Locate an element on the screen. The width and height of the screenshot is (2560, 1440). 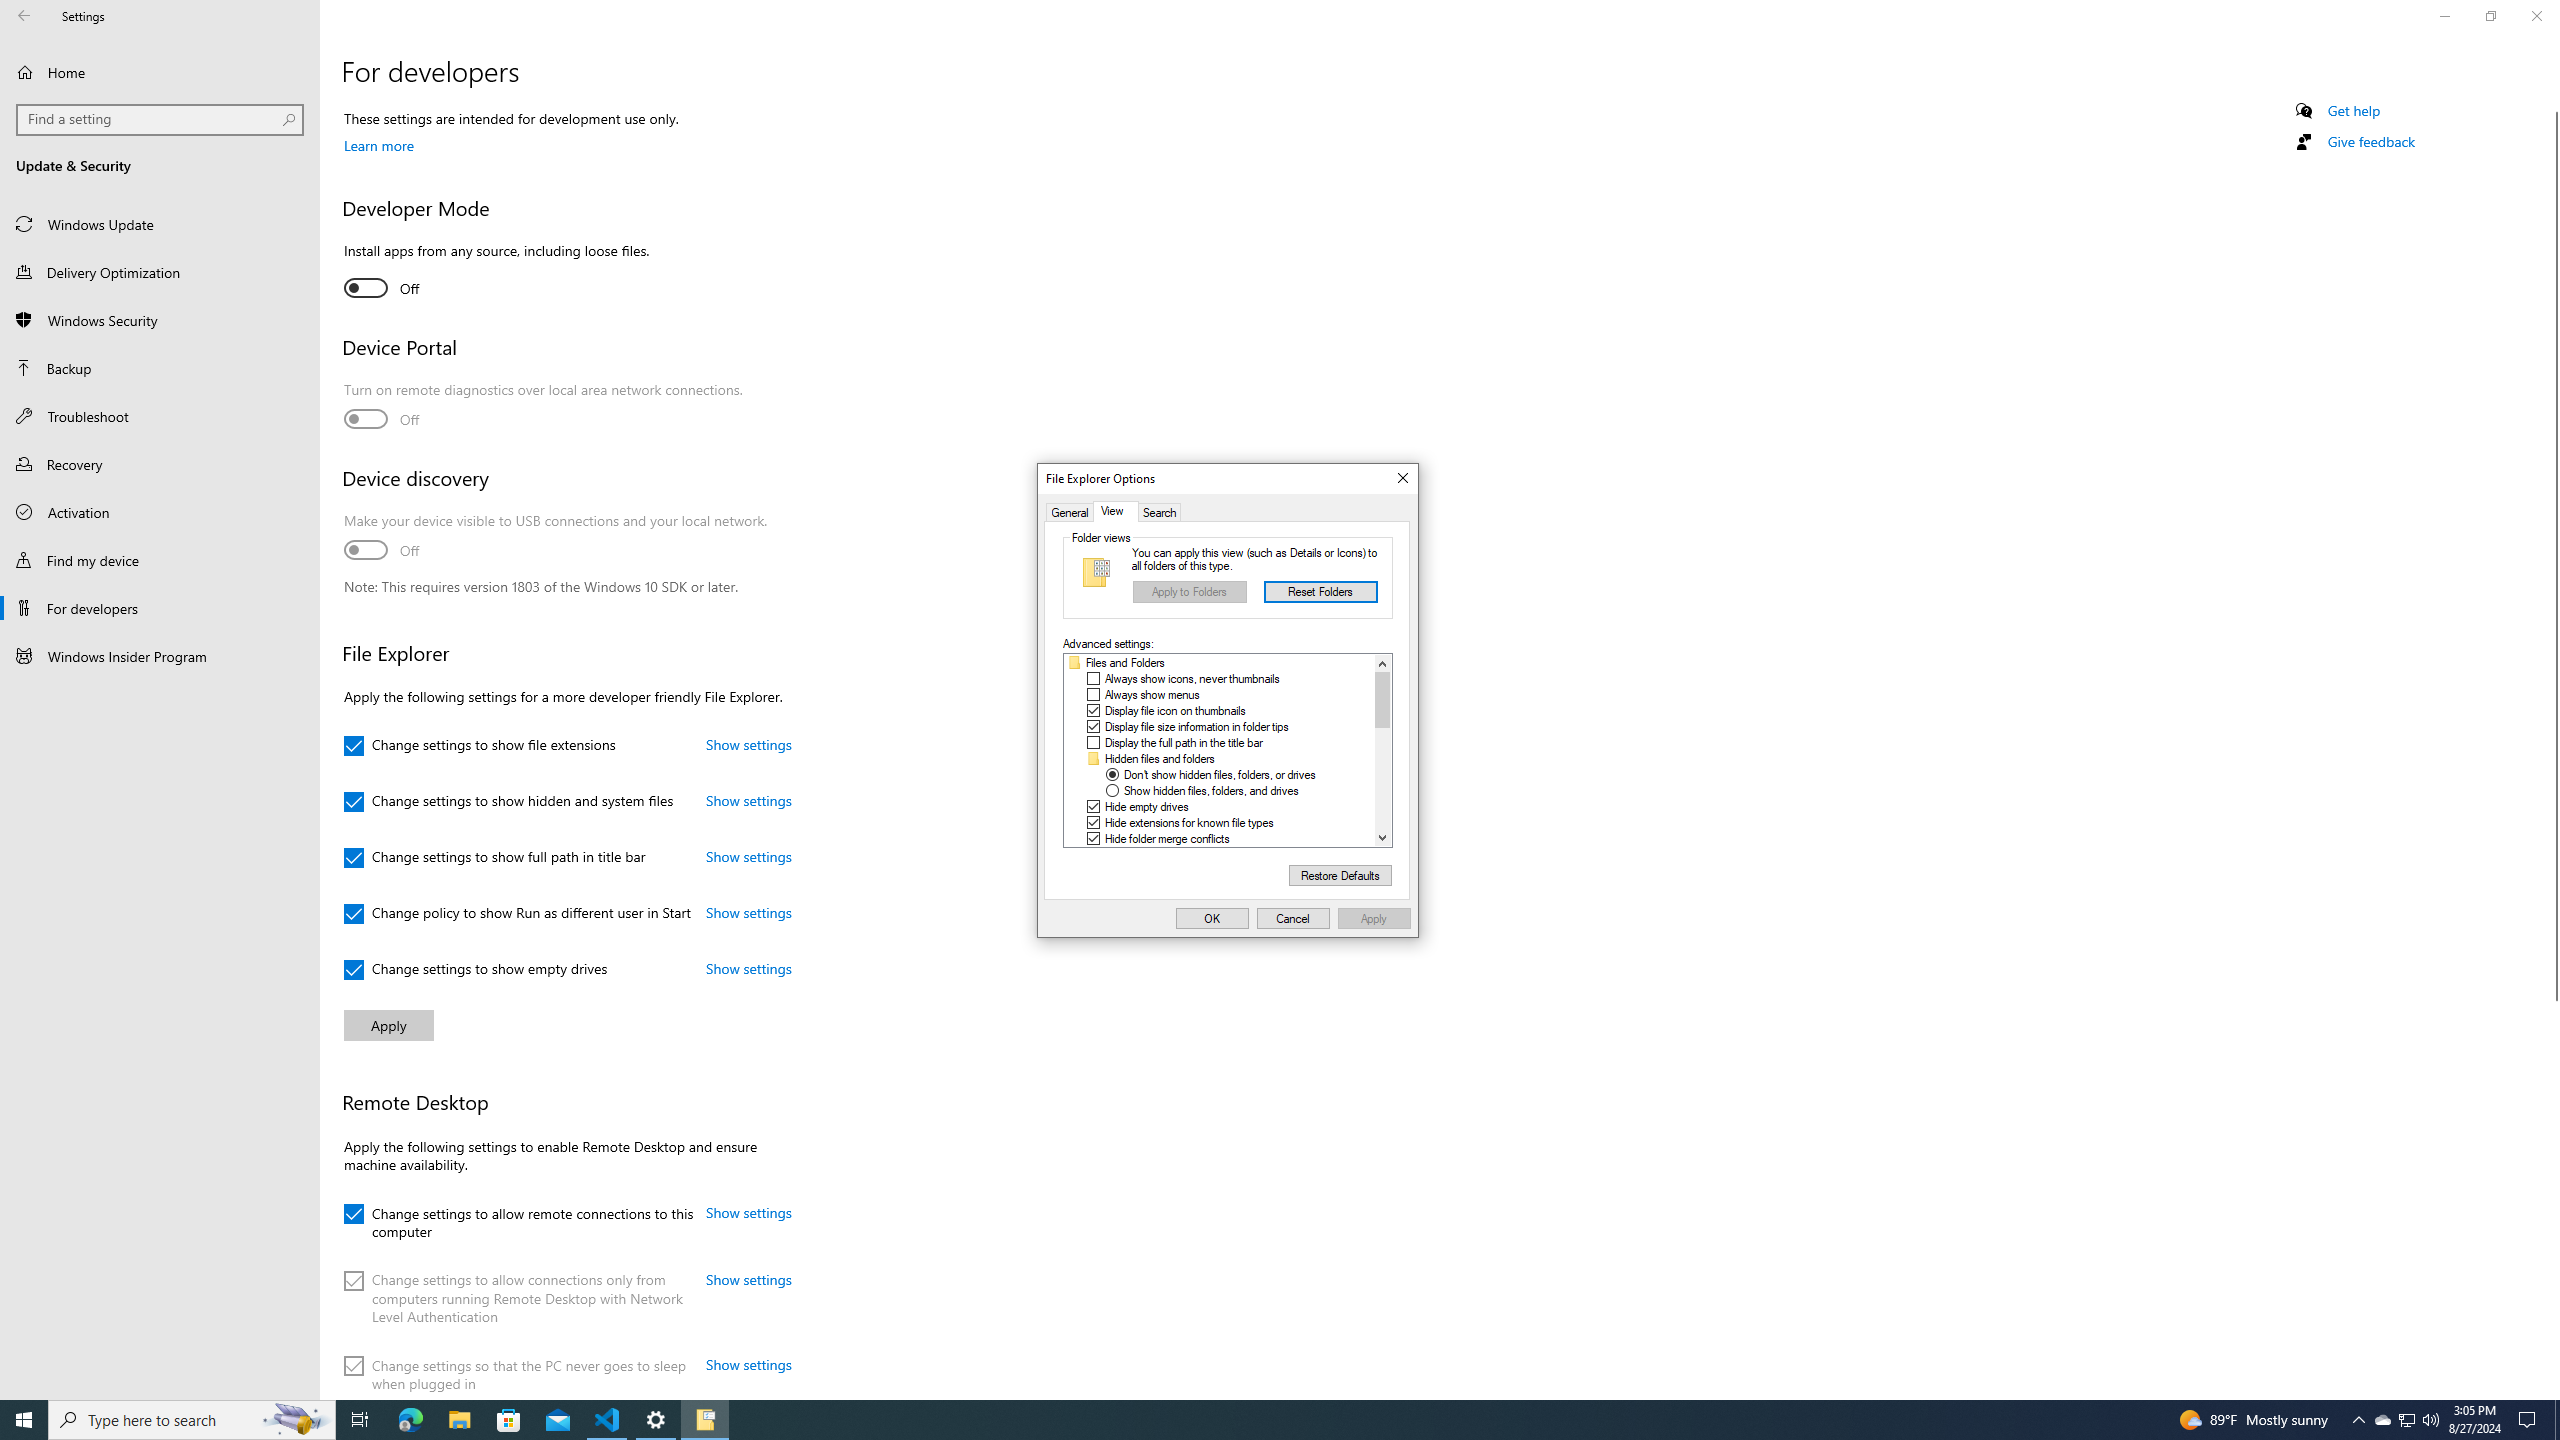
'Always show icons, never thumbnails' is located at coordinates (1191, 677).